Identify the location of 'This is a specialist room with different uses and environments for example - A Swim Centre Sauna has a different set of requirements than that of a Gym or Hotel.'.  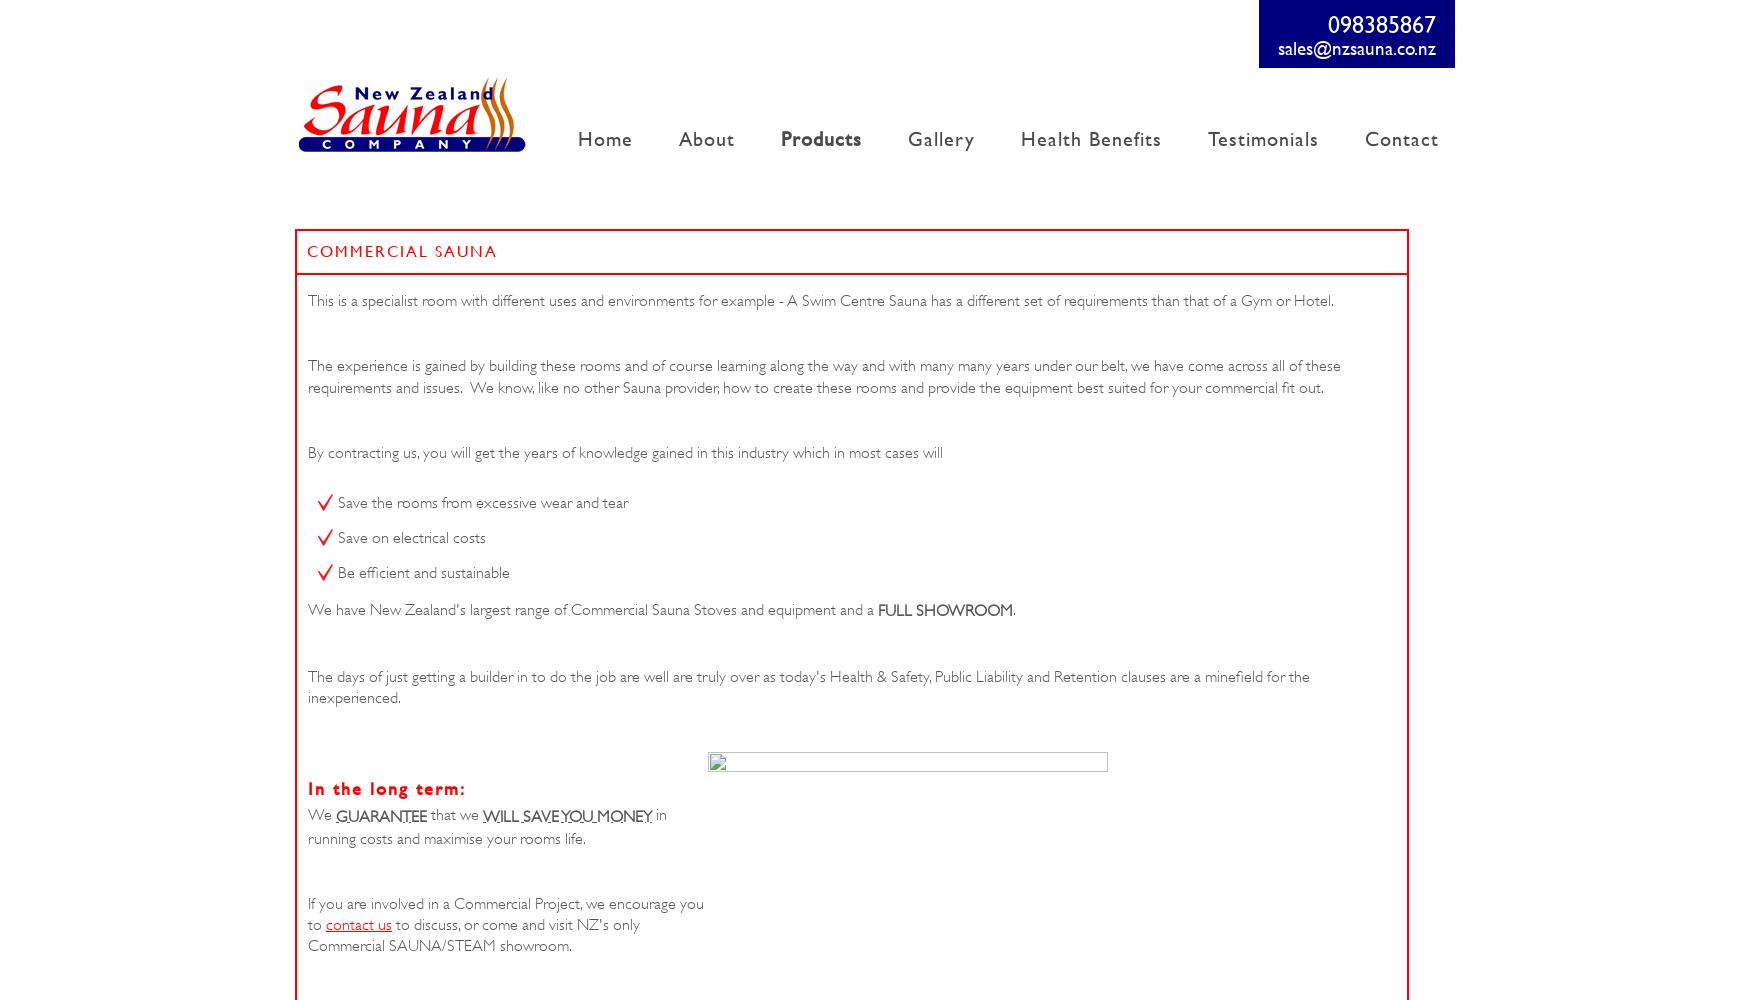
(820, 301).